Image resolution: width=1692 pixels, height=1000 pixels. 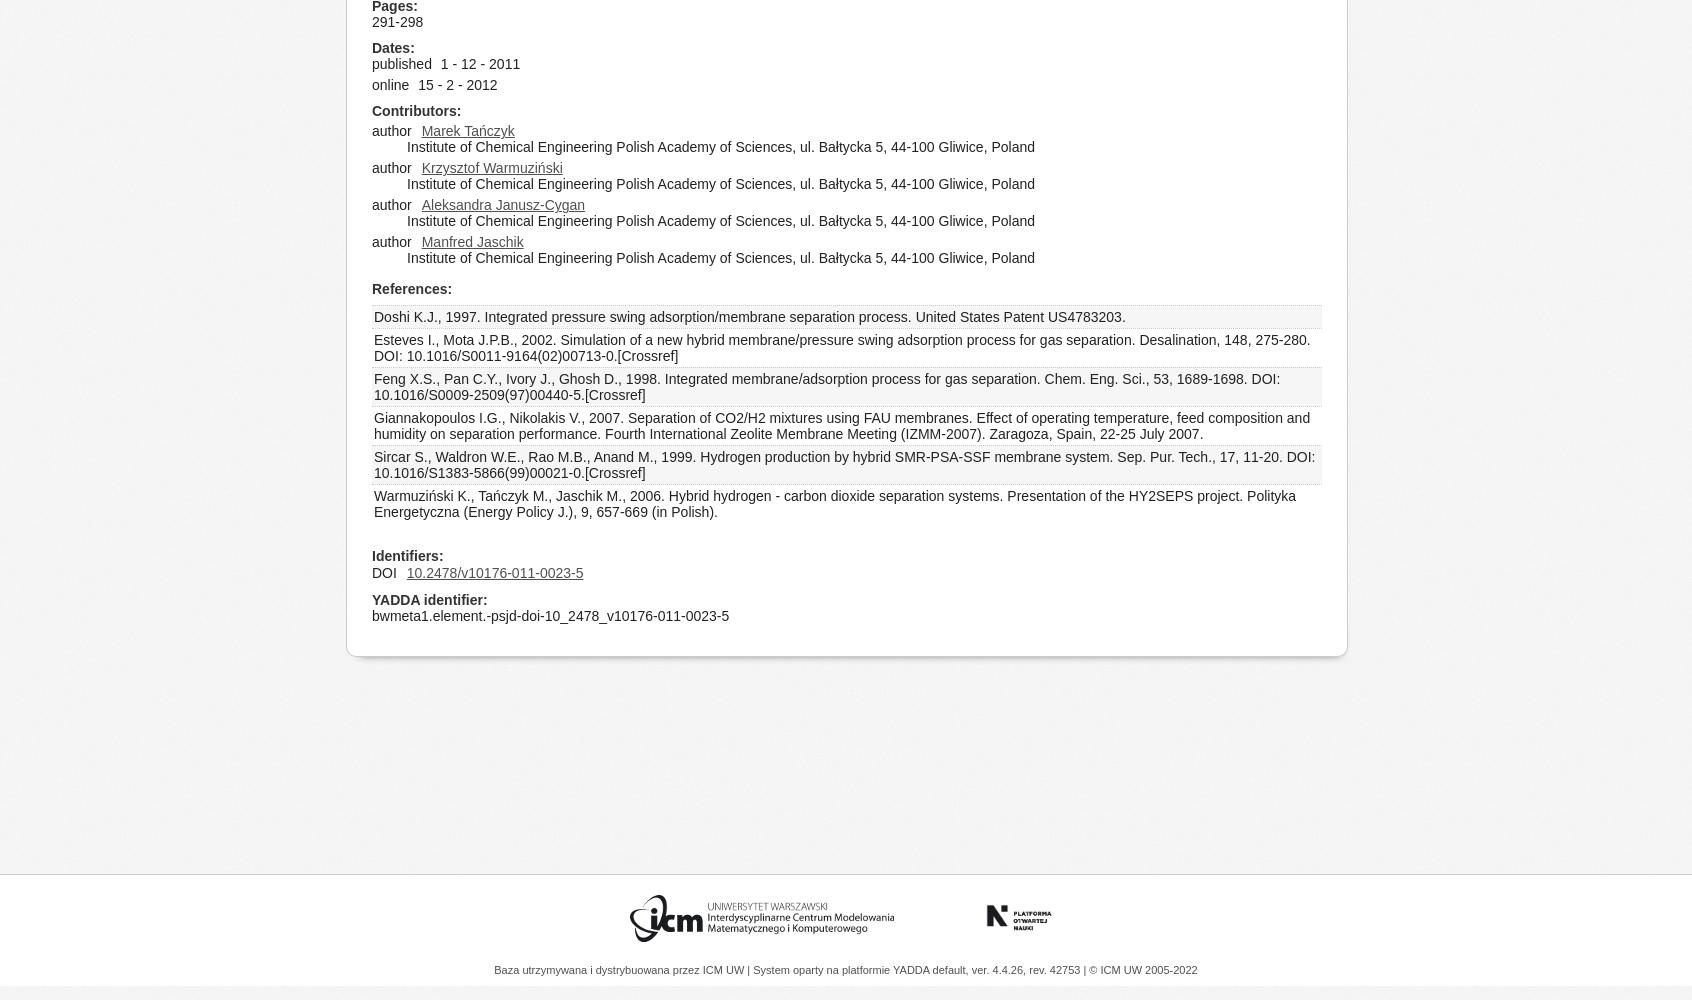 What do you see at coordinates (456, 84) in the screenshot?
I see `'15 - 2 - 2012'` at bounding box center [456, 84].